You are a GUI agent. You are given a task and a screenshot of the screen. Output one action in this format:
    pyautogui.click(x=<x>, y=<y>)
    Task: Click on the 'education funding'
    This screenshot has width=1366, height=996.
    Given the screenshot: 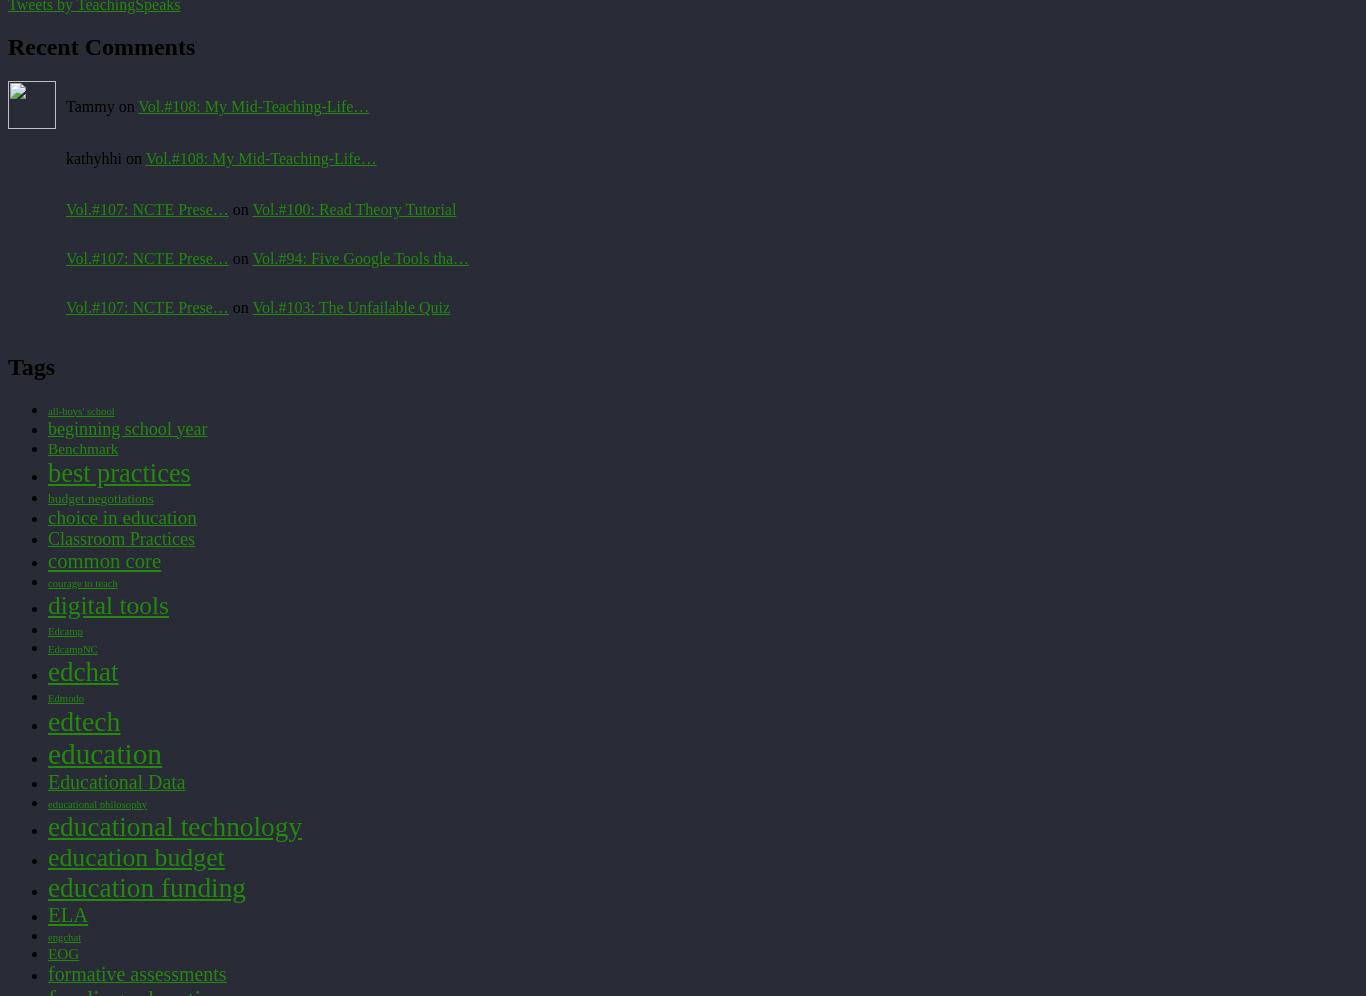 What is the action you would take?
    pyautogui.click(x=145, y=886)
    